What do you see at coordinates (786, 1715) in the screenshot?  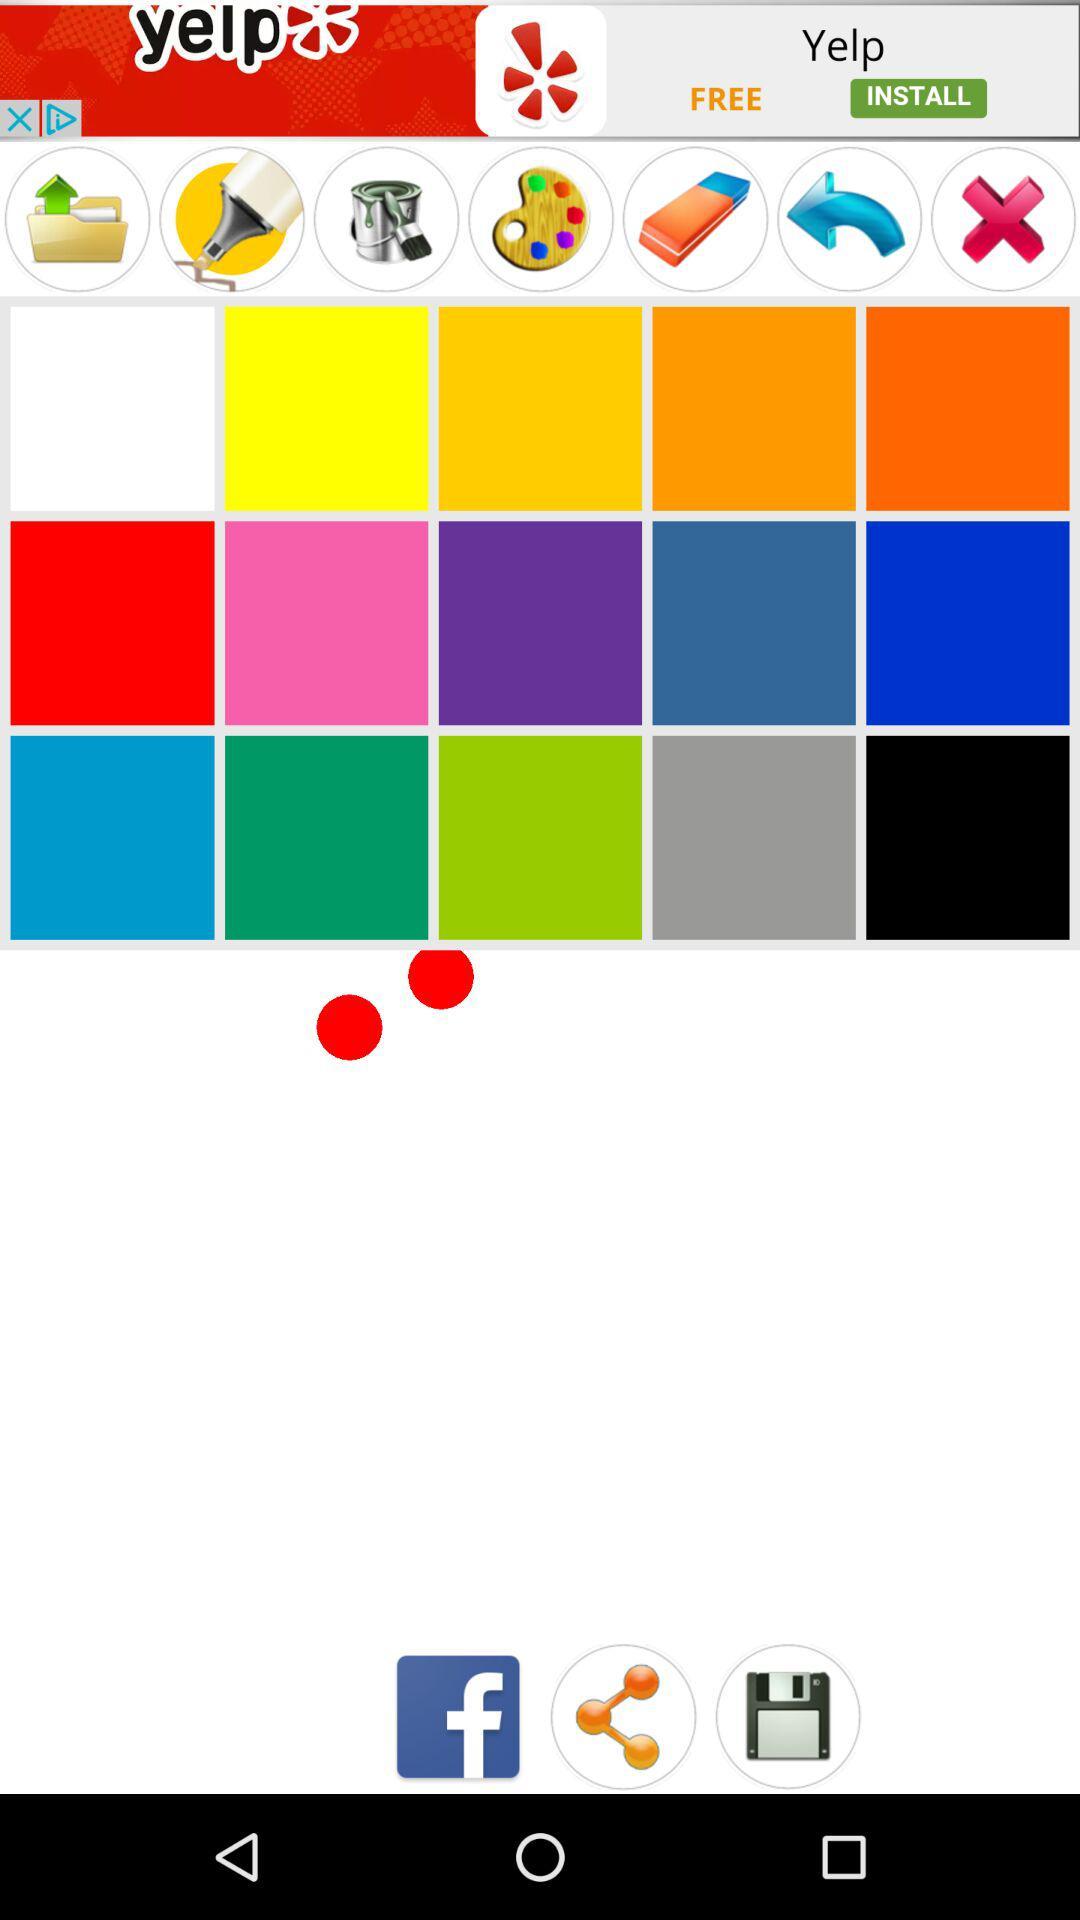 I see `save` at bounding box center [786, 1715].